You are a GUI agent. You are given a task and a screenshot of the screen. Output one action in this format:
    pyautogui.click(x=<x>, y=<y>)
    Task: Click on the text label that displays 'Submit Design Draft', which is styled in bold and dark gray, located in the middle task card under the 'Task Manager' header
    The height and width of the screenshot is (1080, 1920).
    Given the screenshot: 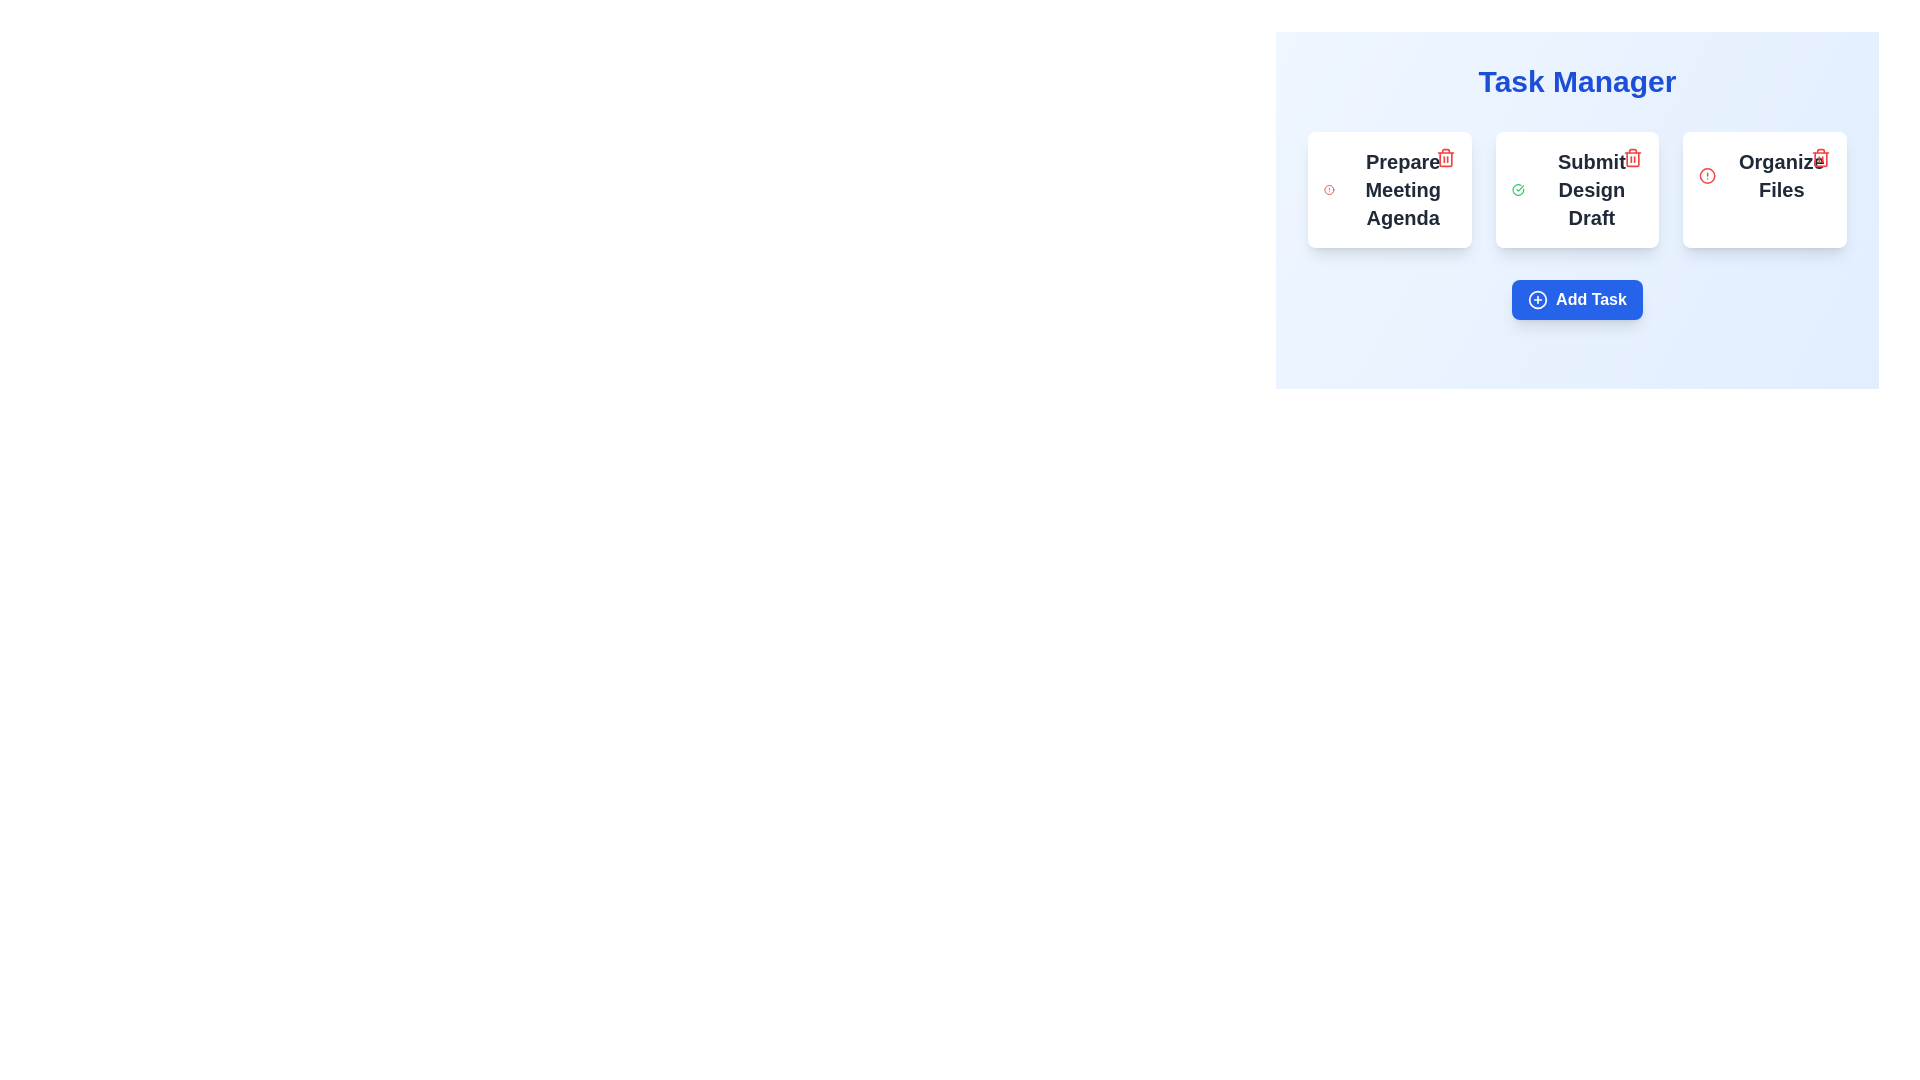 What is the action you would take?
    pyautogui.click(x=1590, y=189)
    